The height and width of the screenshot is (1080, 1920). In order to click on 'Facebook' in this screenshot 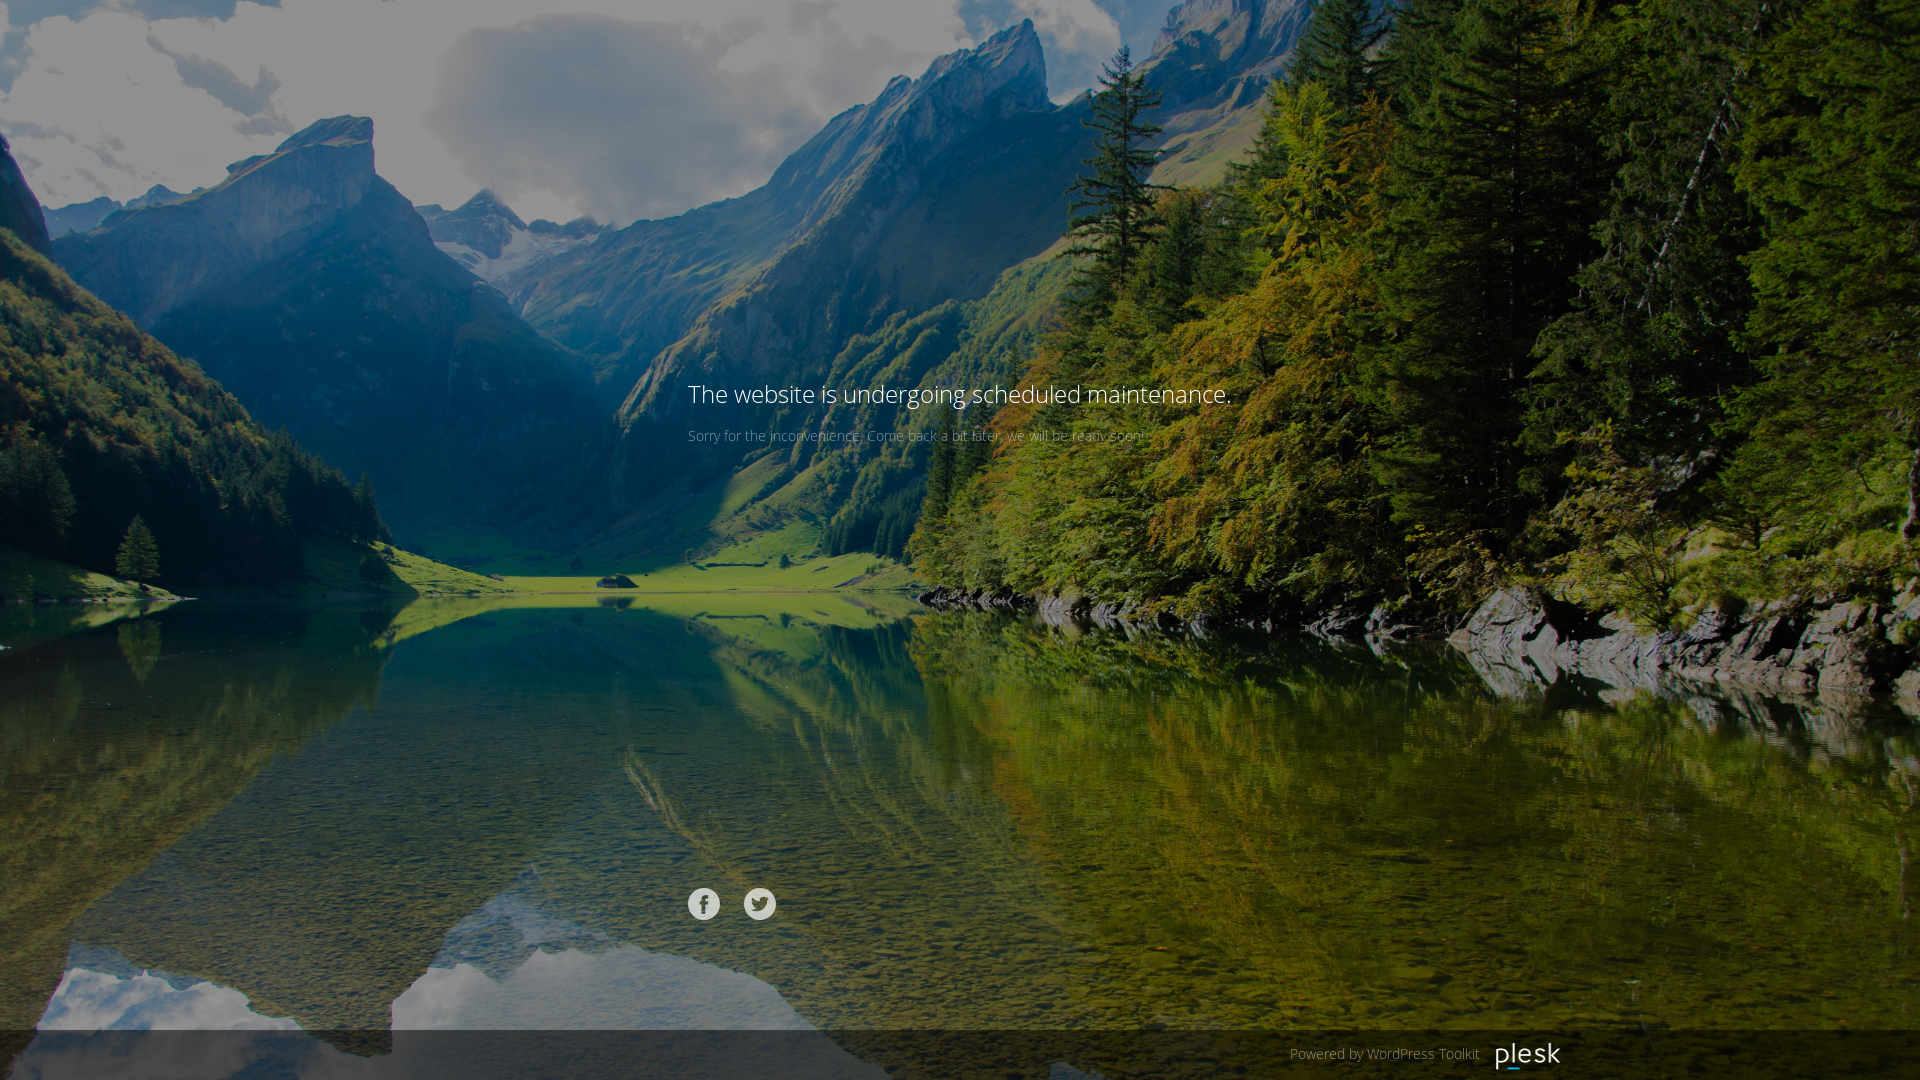, I will do `click(687, 903)`.